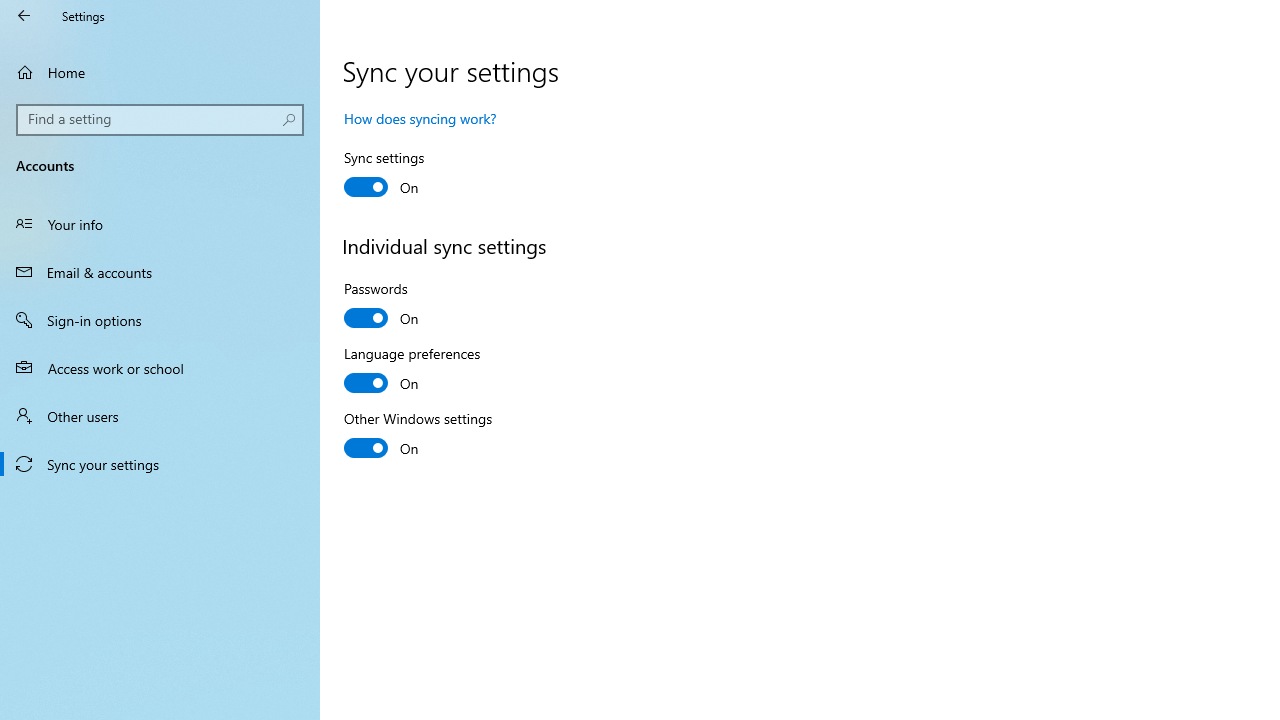 The height and width of the screenshot is (720, 1280). I want to click on 'Sign-in options', so click(160, 319).